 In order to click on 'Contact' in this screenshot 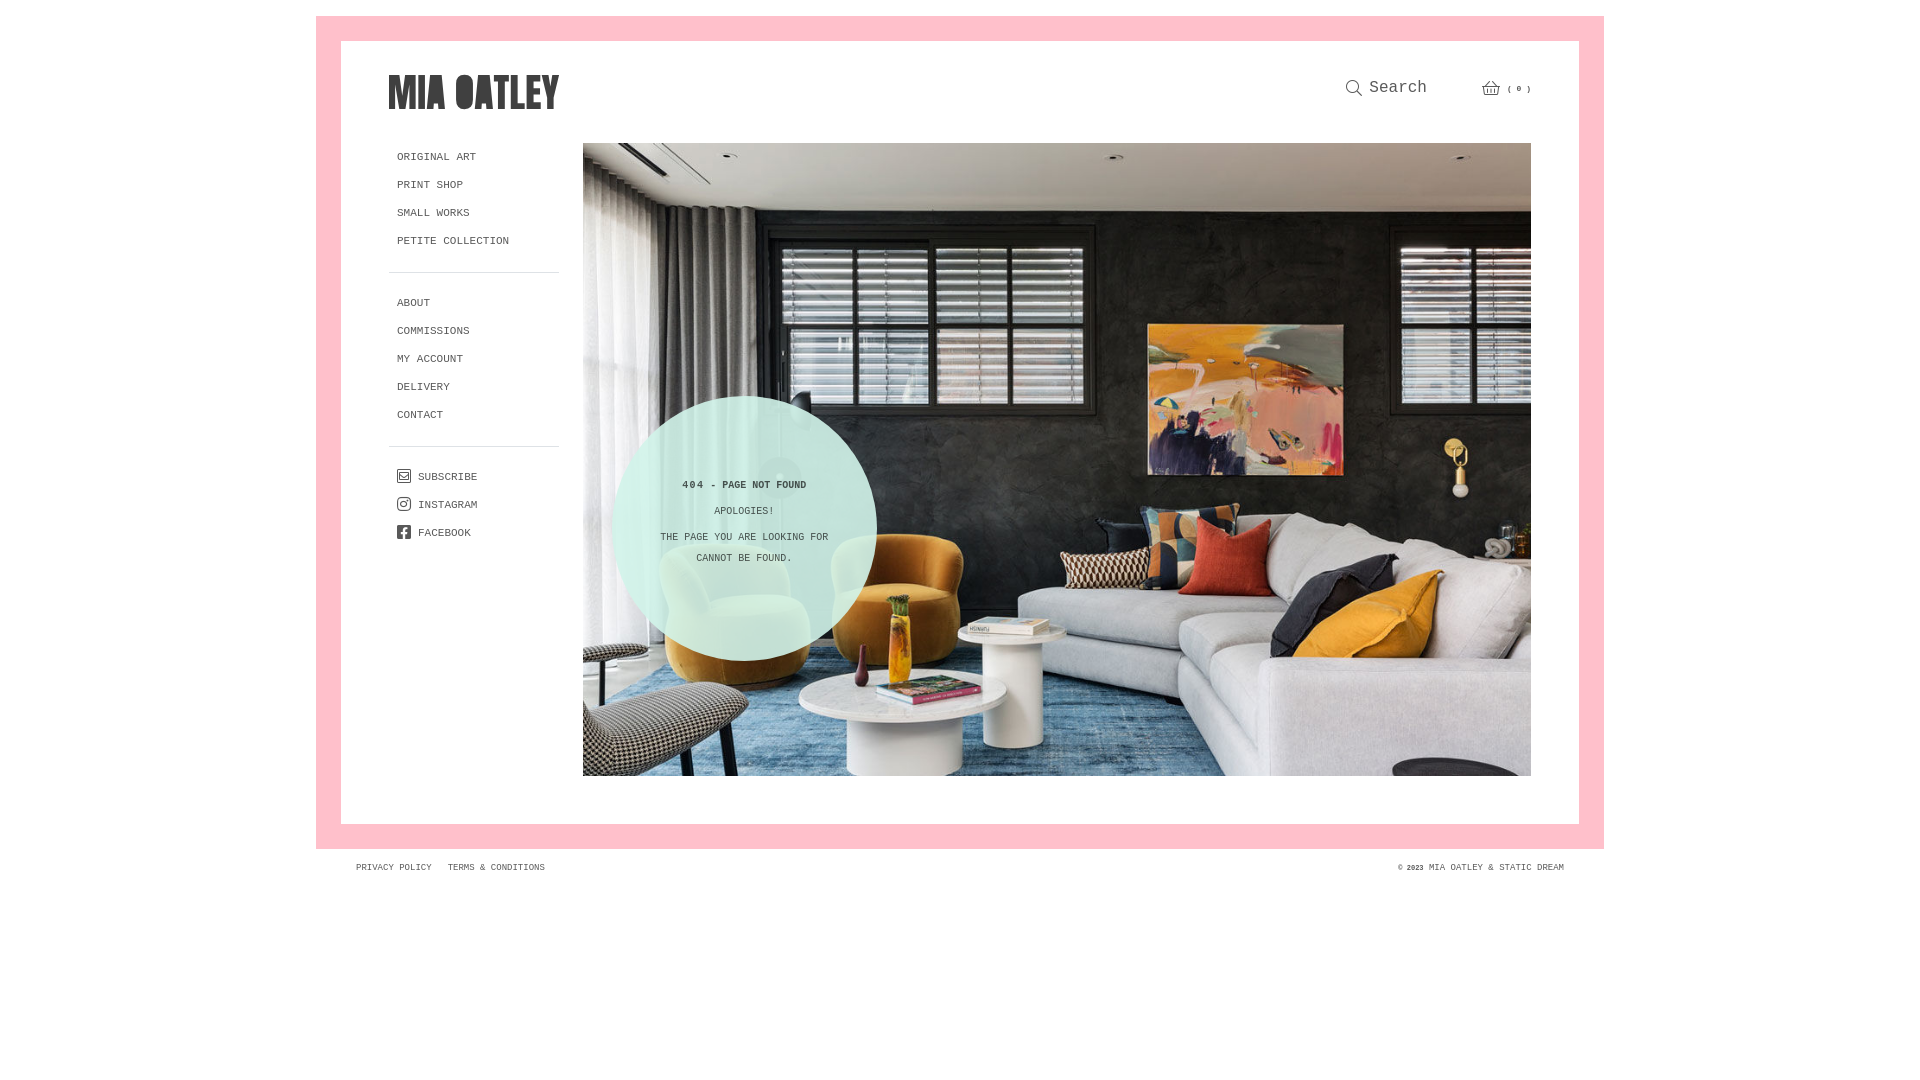, I will do `click(419, 415)`.